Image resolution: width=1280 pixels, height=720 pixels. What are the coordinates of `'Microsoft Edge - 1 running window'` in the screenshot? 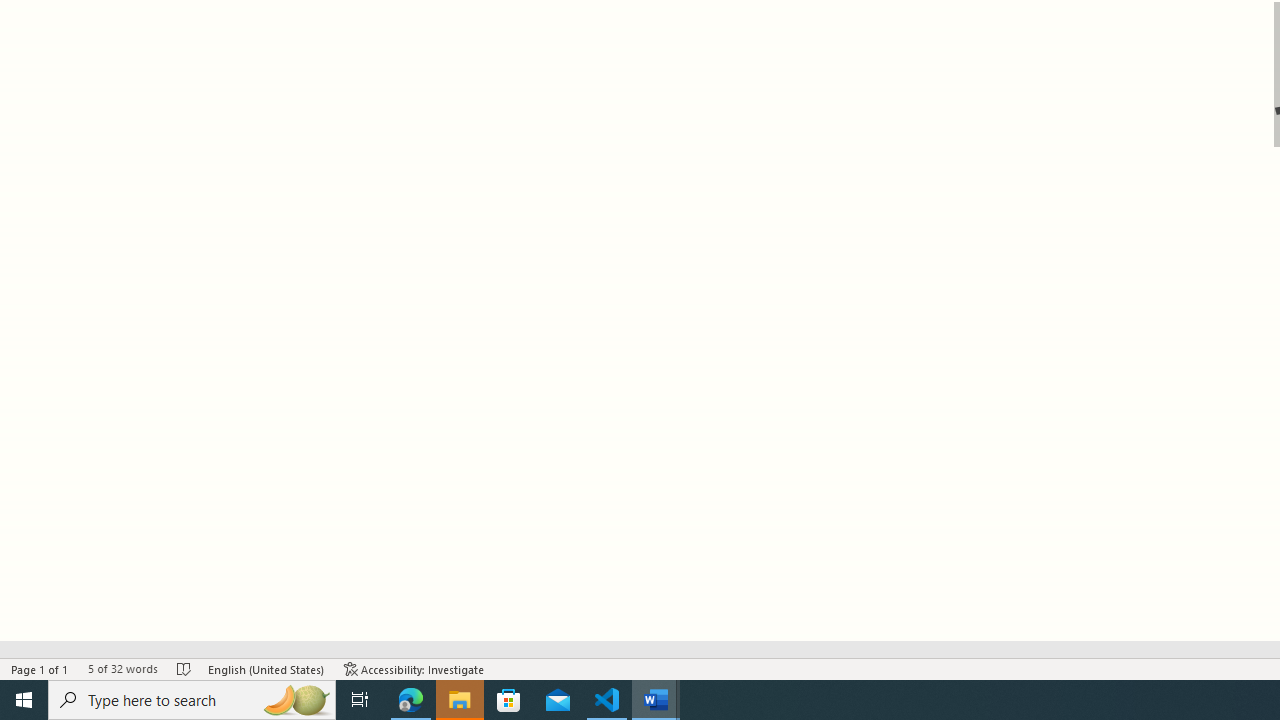 It's located at (410, 698).